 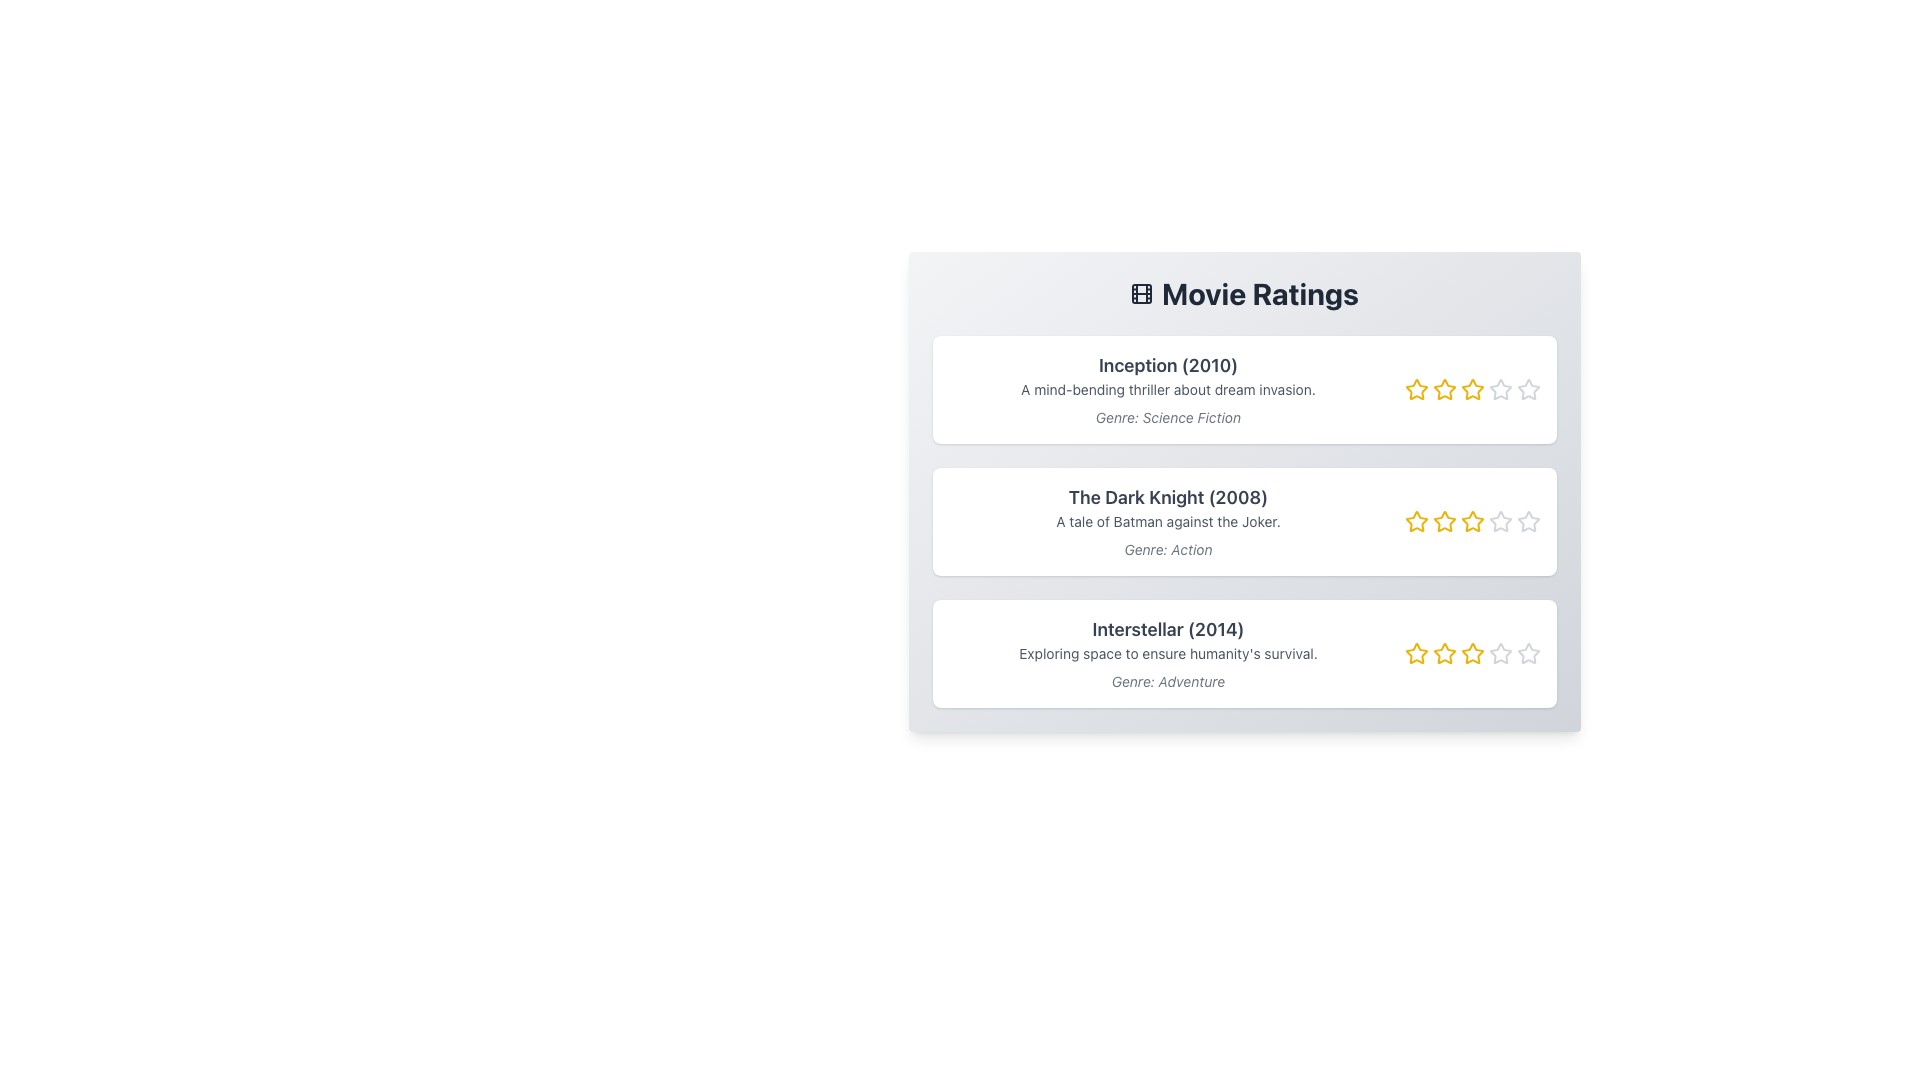 I want to click on the third yellow star in the rating system for the movie 'Inception (2010)', so click(x=1472, y=389).